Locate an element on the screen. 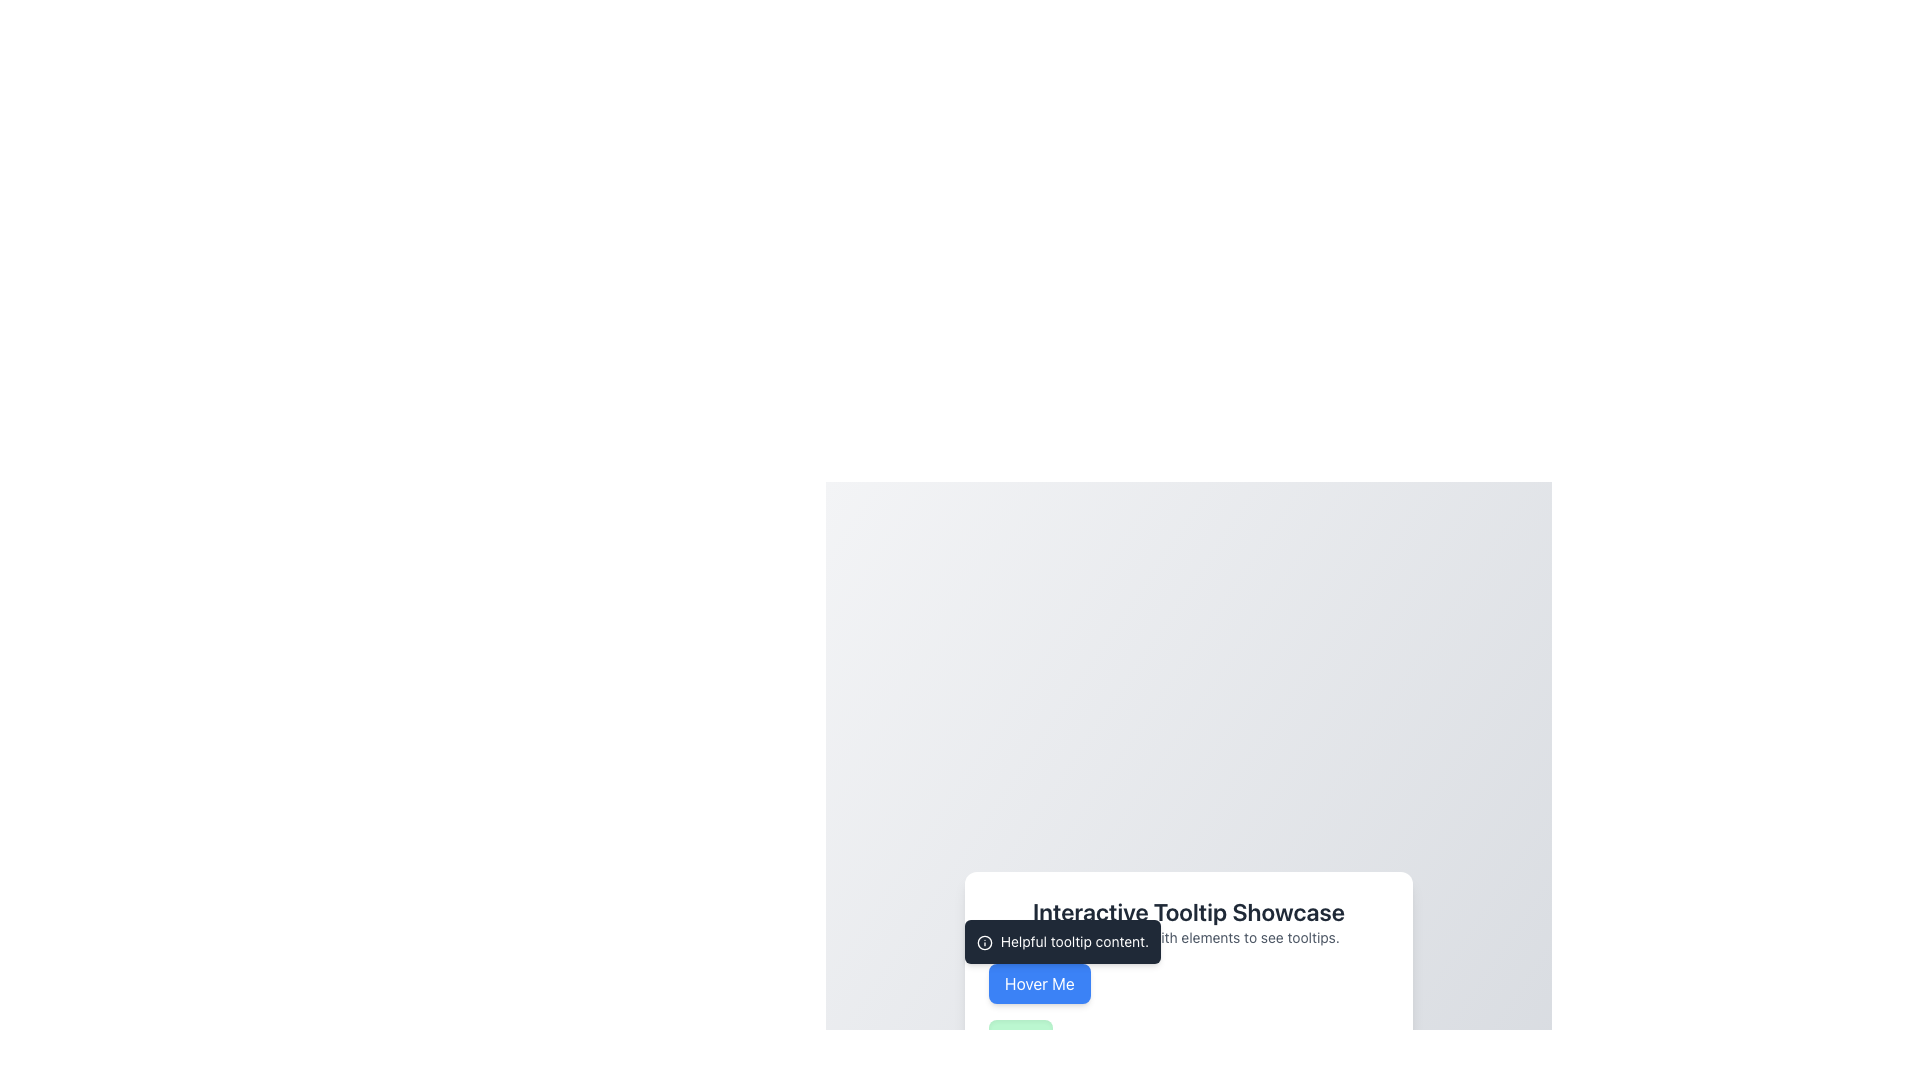 This screenshot has height=1080, width=1920. text element that says 'Hover or interact with elements to see tooltips.' located beneath the 'Interactive Tooltip Showcase' header is located at coordinates (1189, 937).